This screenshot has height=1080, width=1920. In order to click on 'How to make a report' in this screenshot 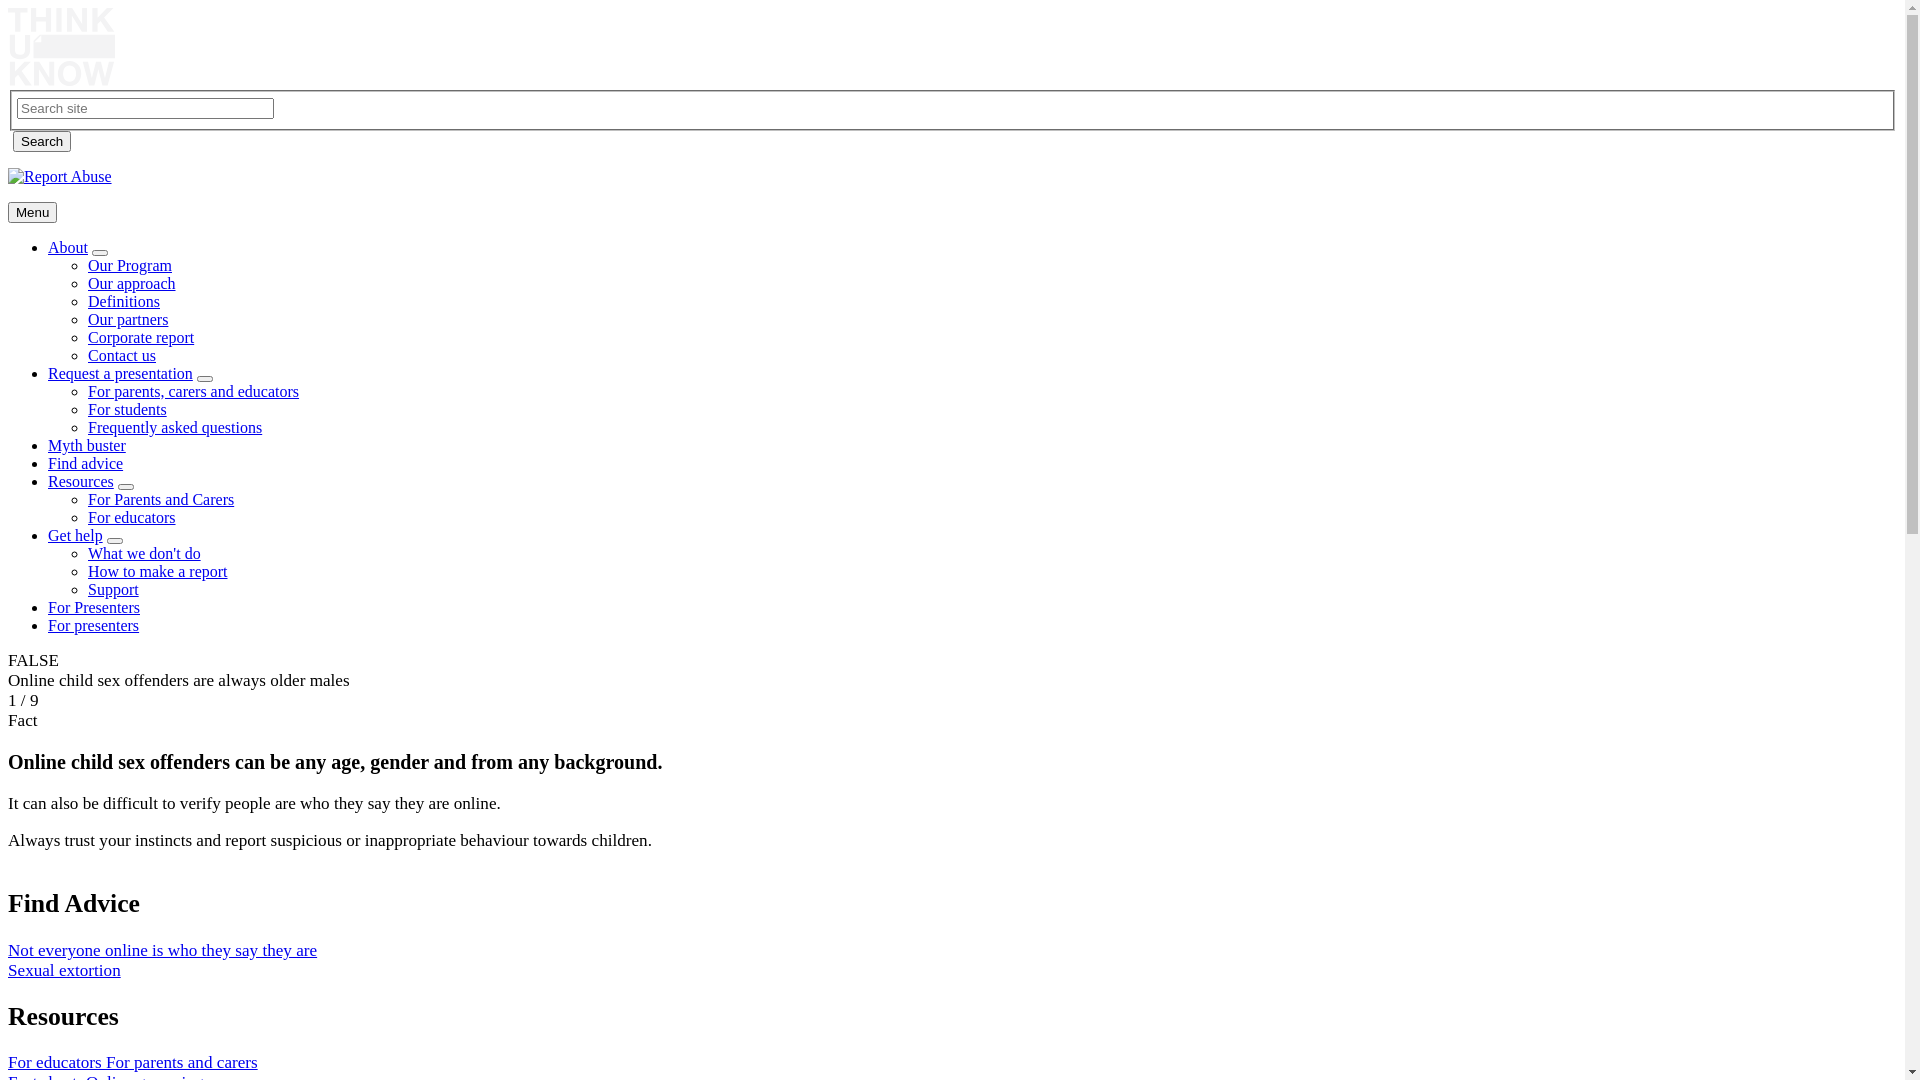, I will do `click(157, 571)`.